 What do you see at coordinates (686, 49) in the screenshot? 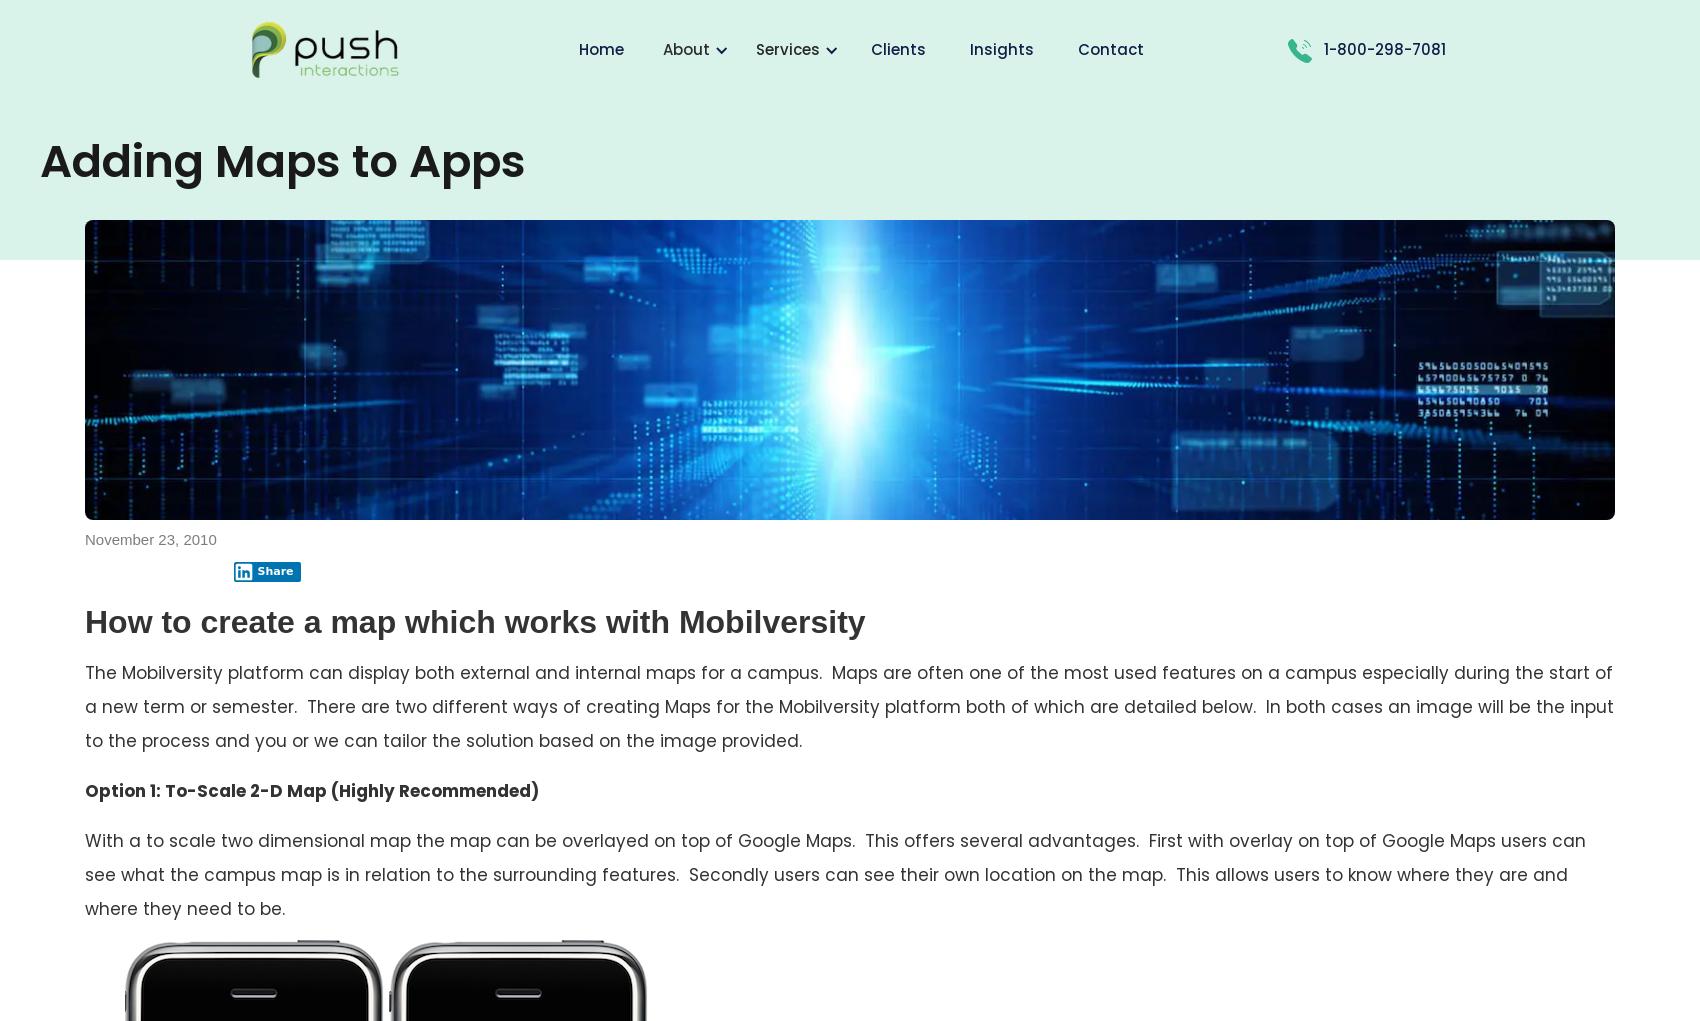
I see `'About'` at bounding box center [686, 49].